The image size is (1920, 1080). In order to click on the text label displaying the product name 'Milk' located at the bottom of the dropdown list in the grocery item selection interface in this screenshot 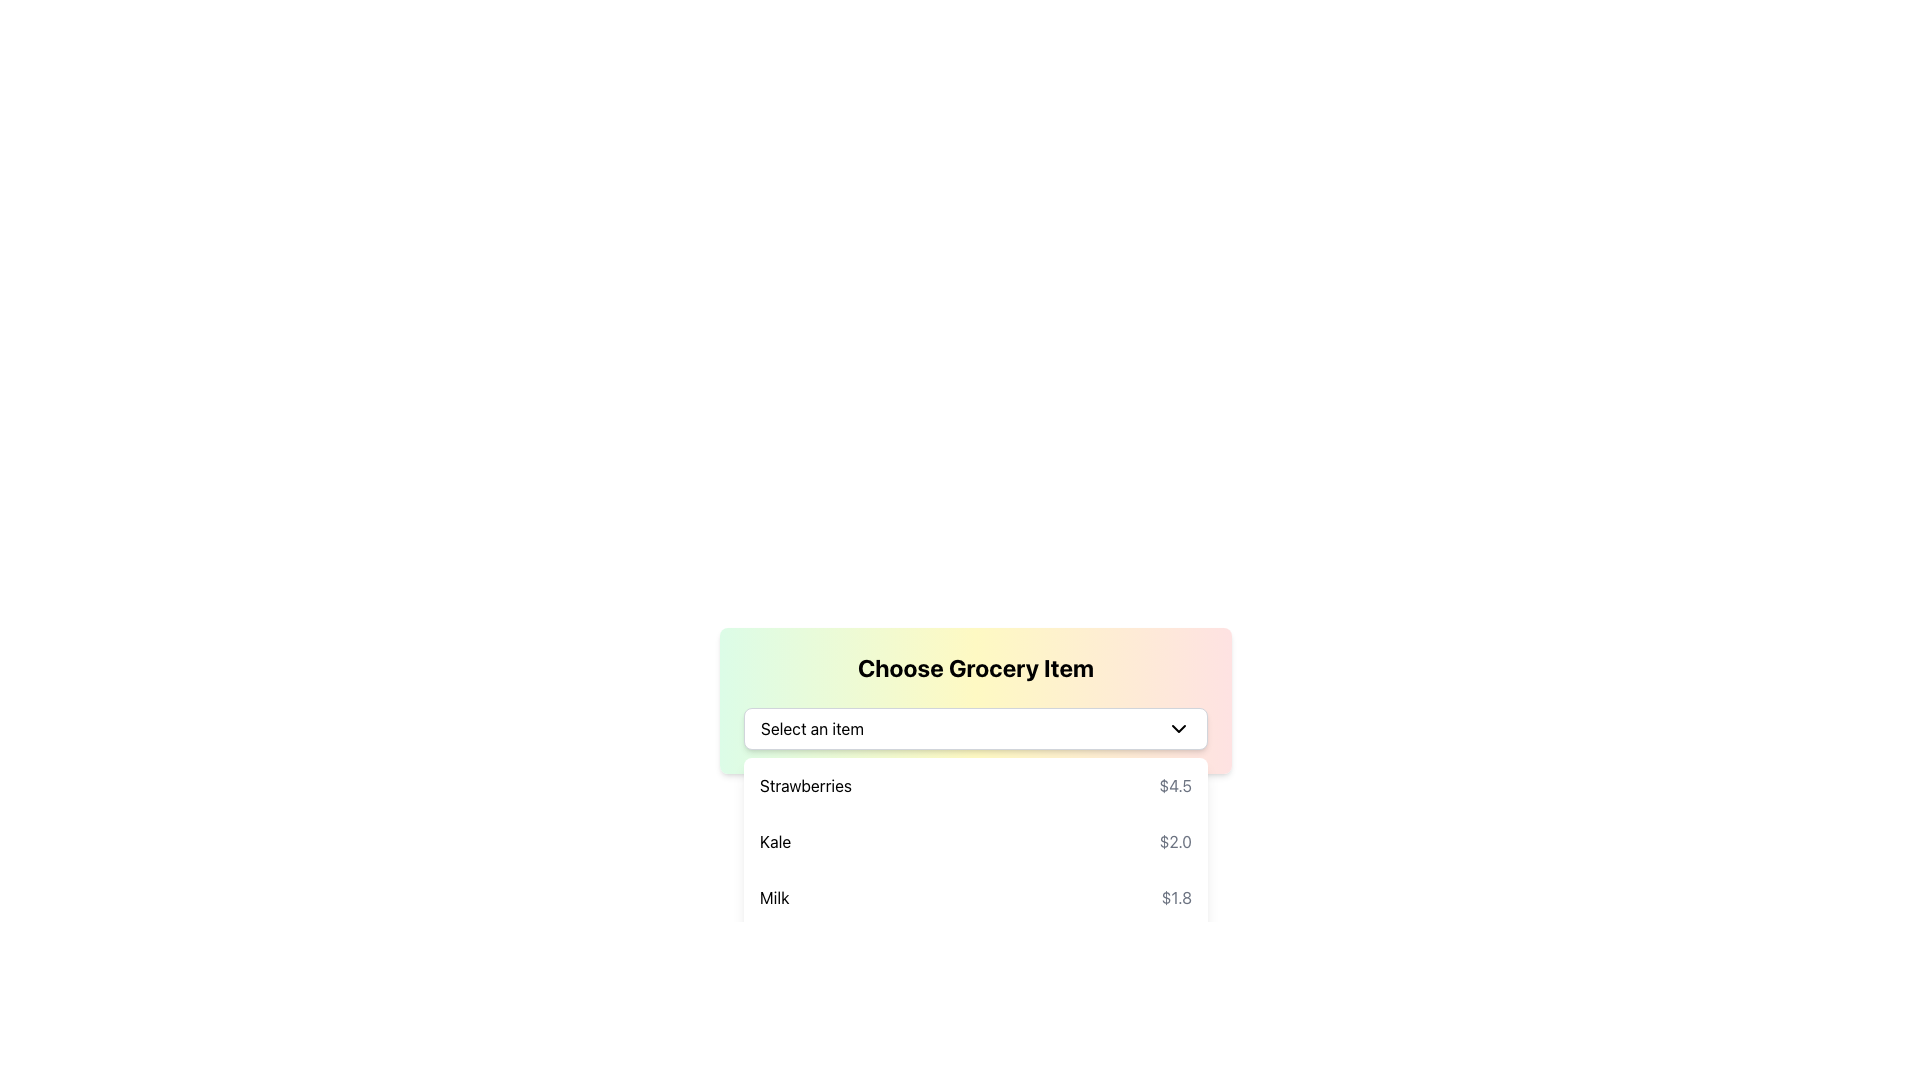, I will do `click(773, 897)`.